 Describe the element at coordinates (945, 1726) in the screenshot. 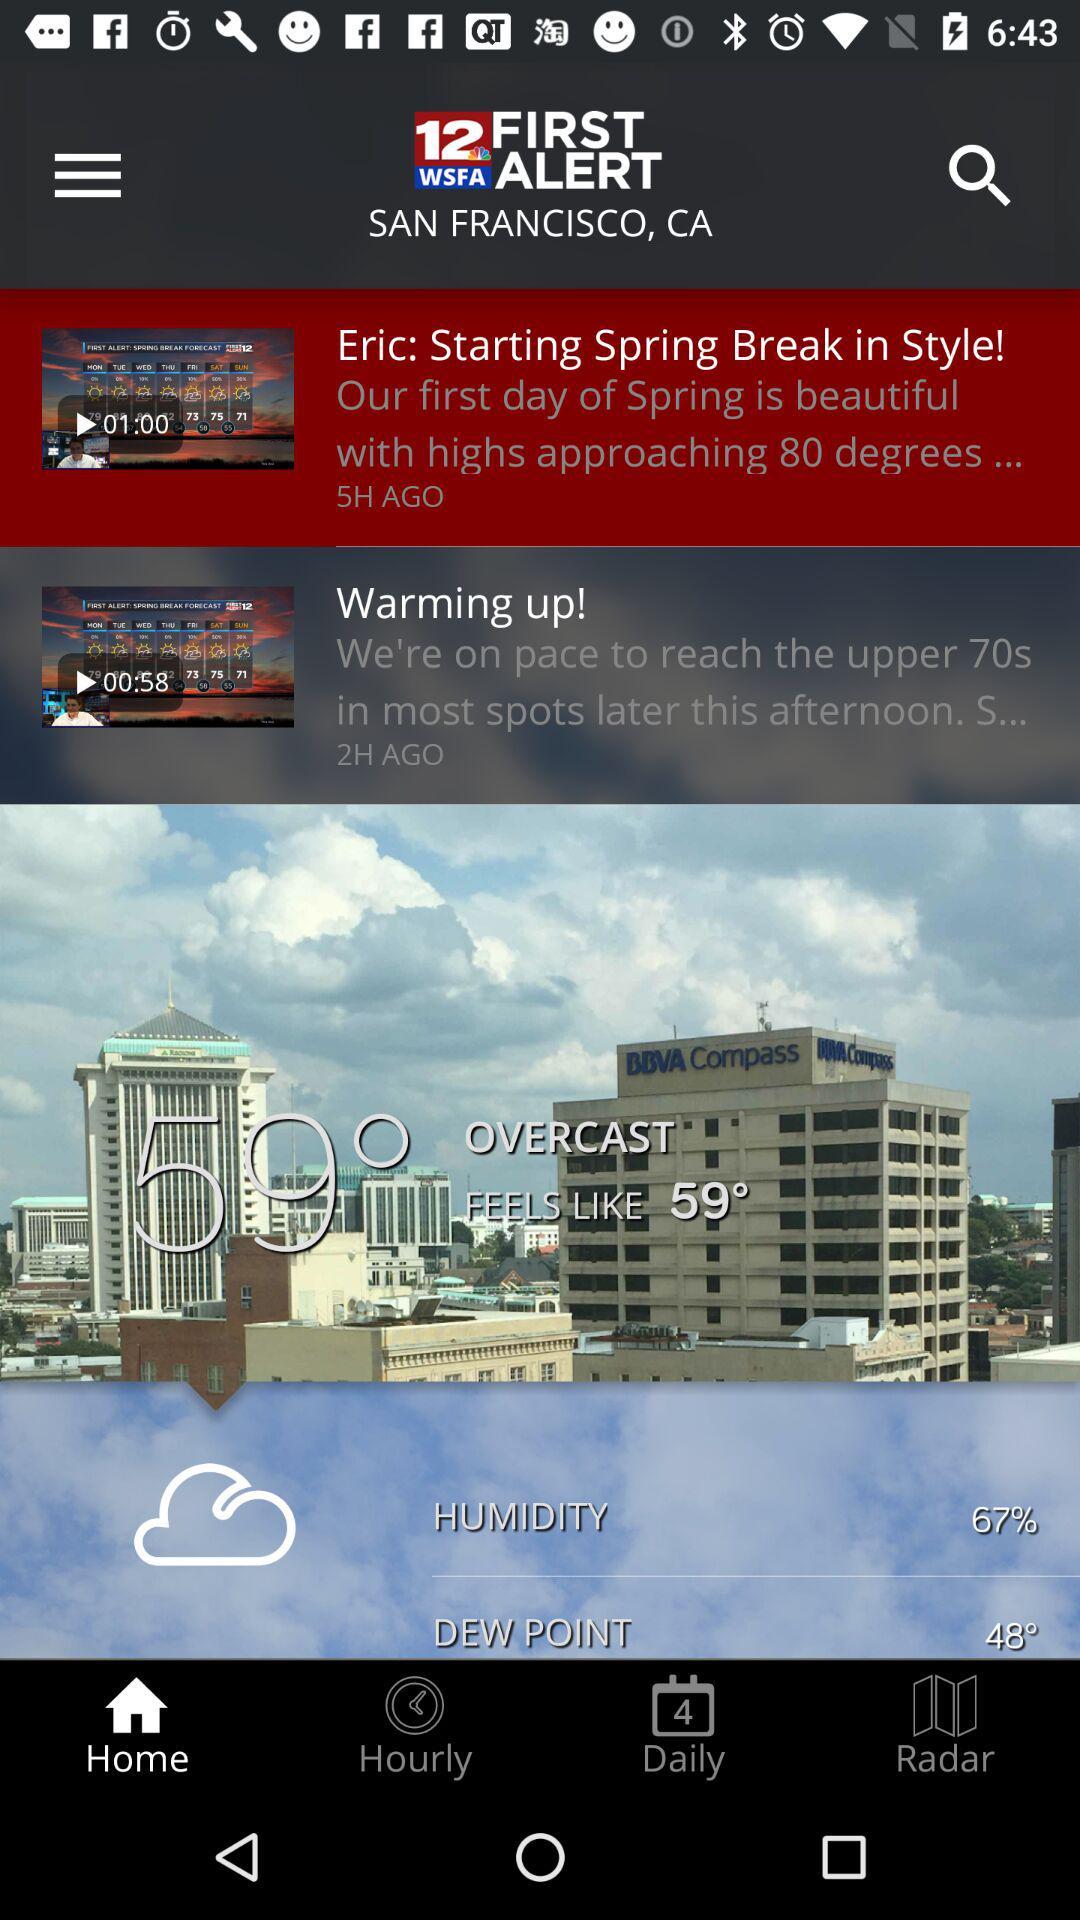

I see `the radar icon` at that location.